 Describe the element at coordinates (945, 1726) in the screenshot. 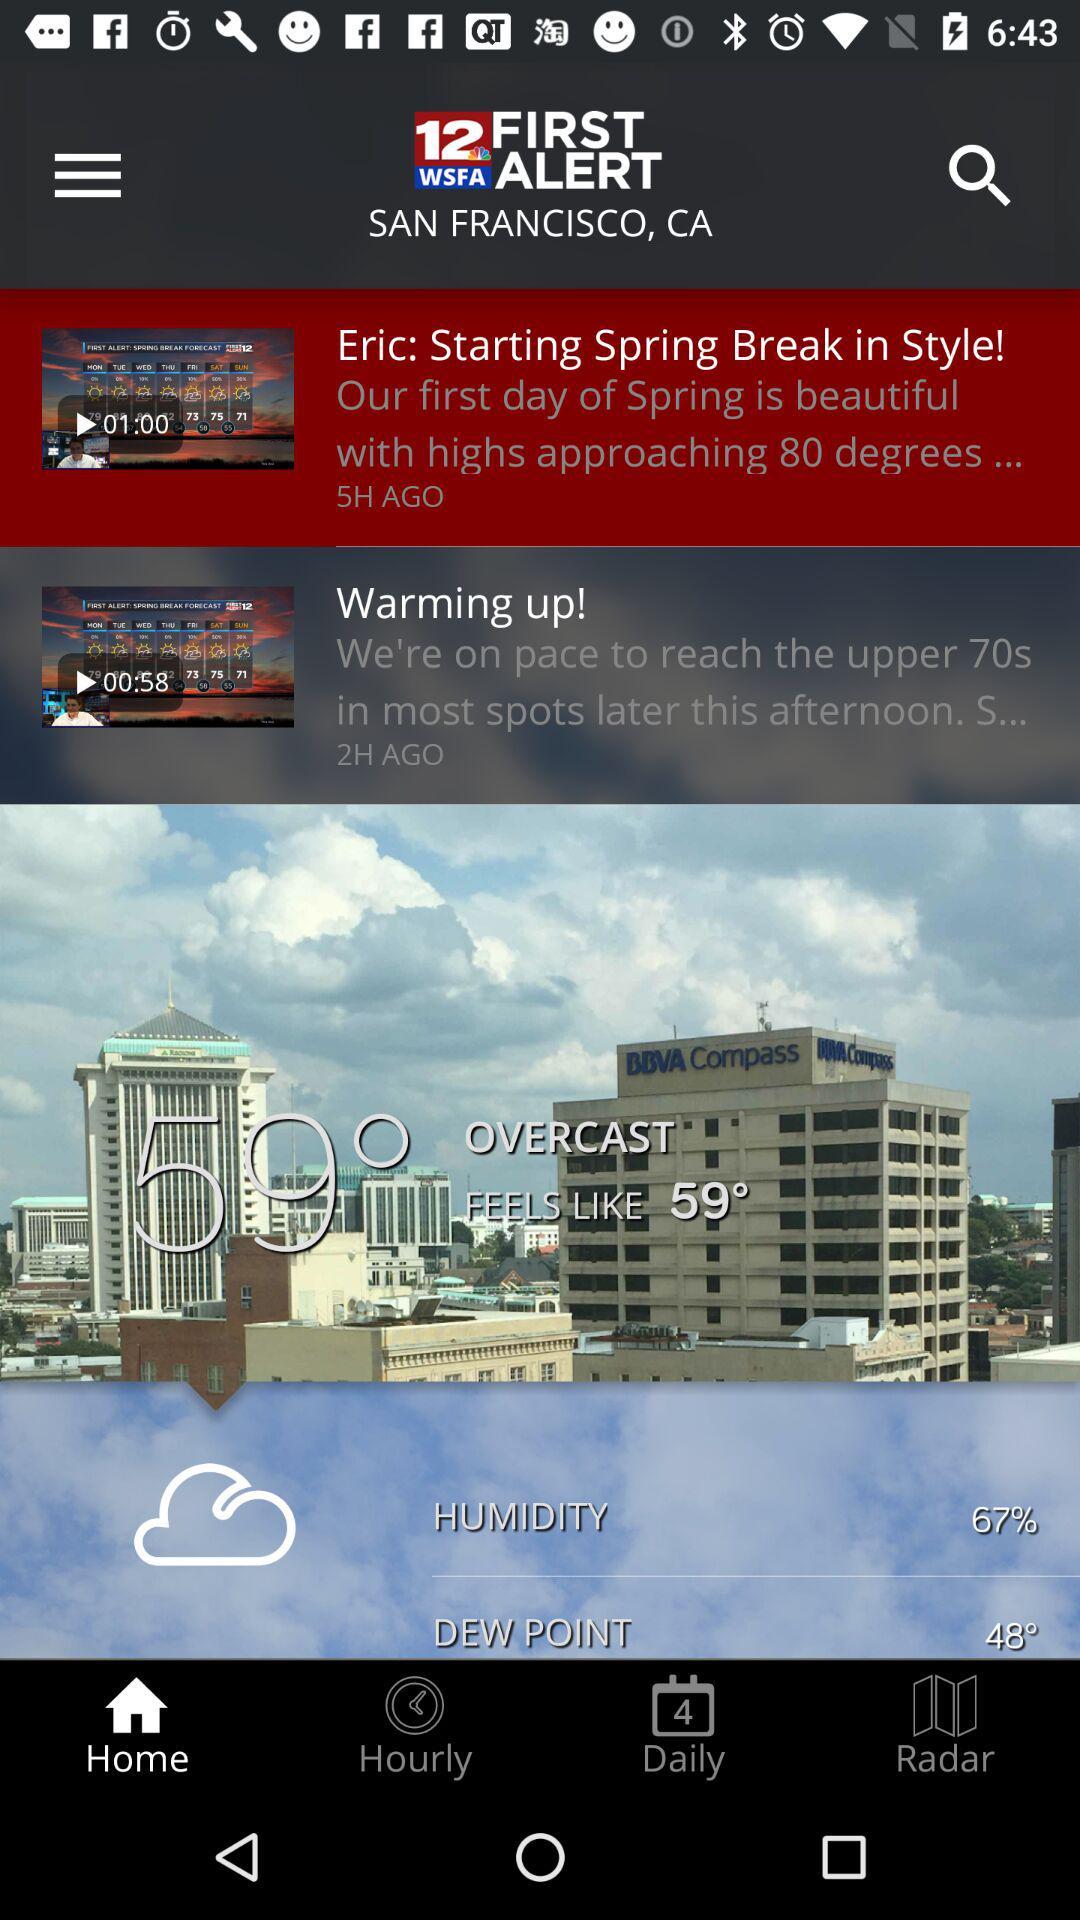

I see `the radar icon` at that location.